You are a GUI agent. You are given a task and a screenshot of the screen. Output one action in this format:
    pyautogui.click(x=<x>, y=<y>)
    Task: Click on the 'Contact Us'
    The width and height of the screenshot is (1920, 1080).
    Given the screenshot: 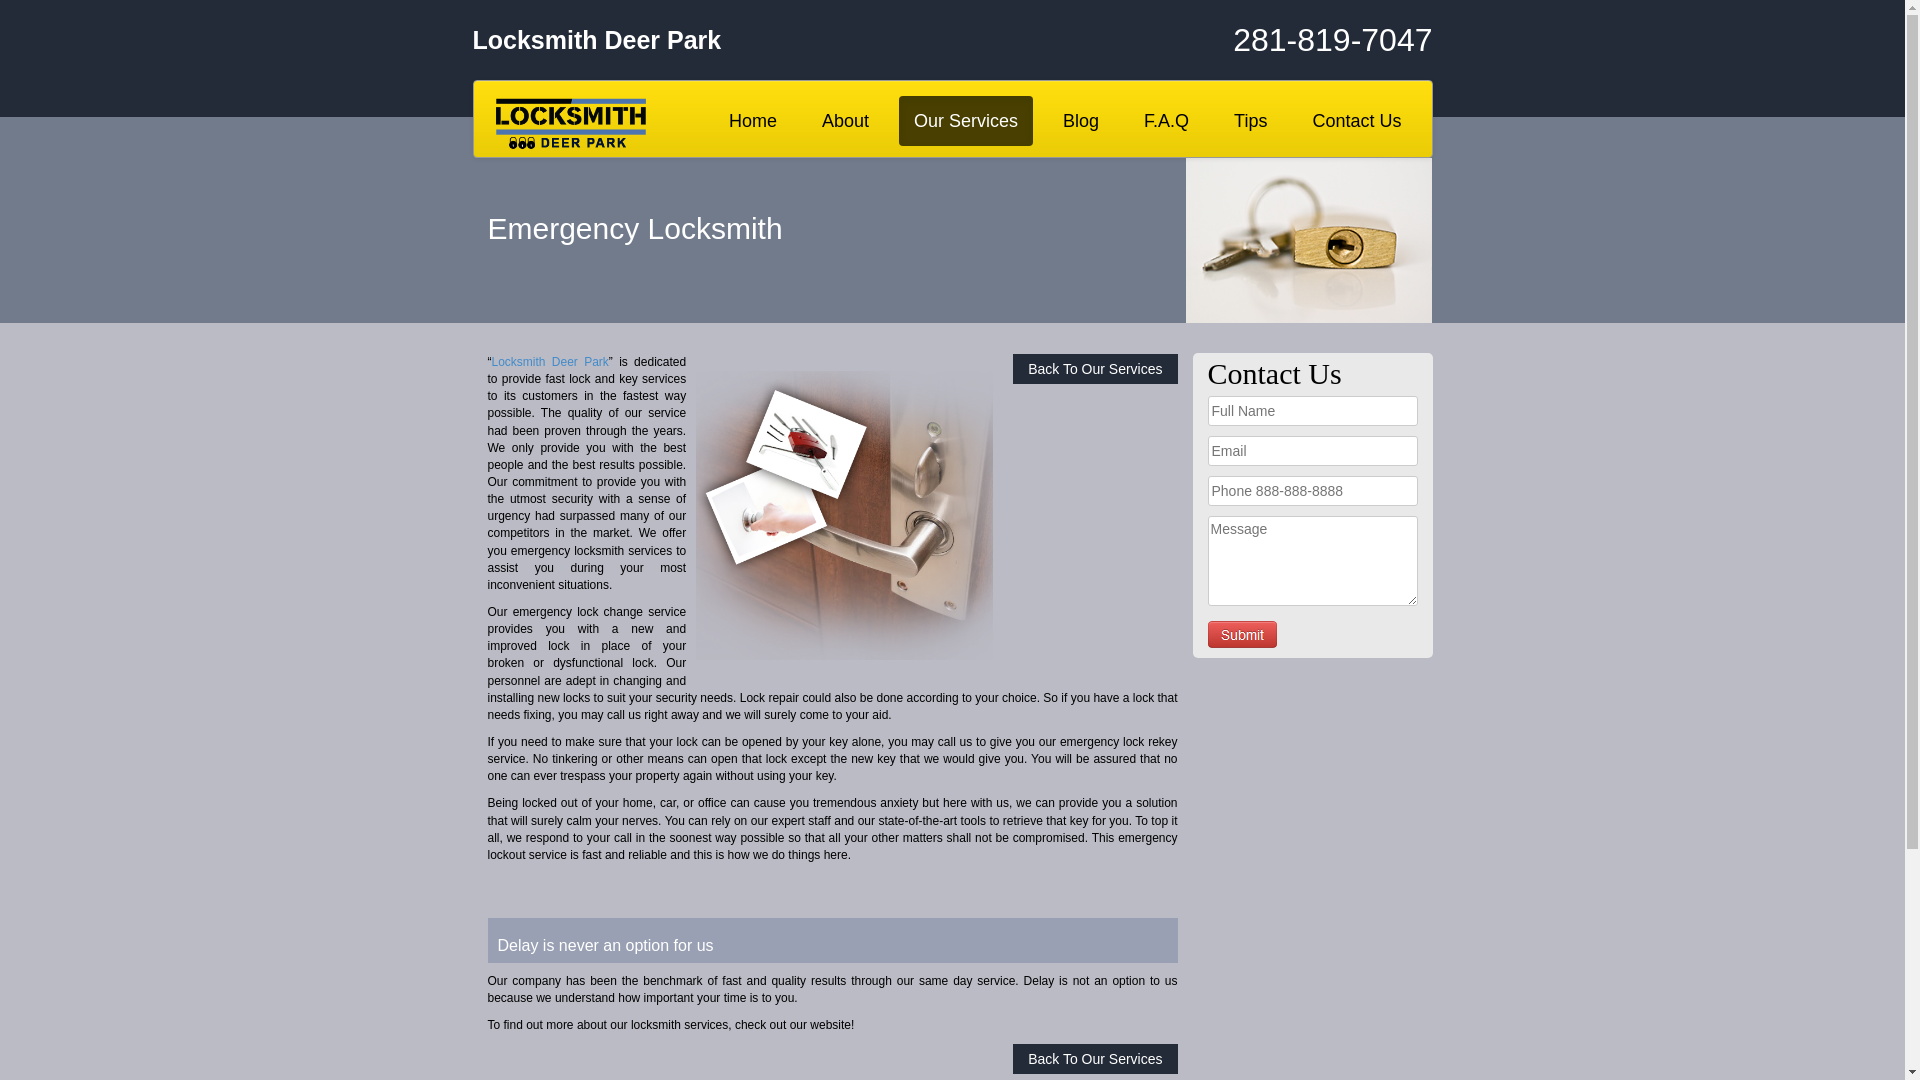 What is the action you would take?
    pyautogui.click(x=1296, y=120)
    